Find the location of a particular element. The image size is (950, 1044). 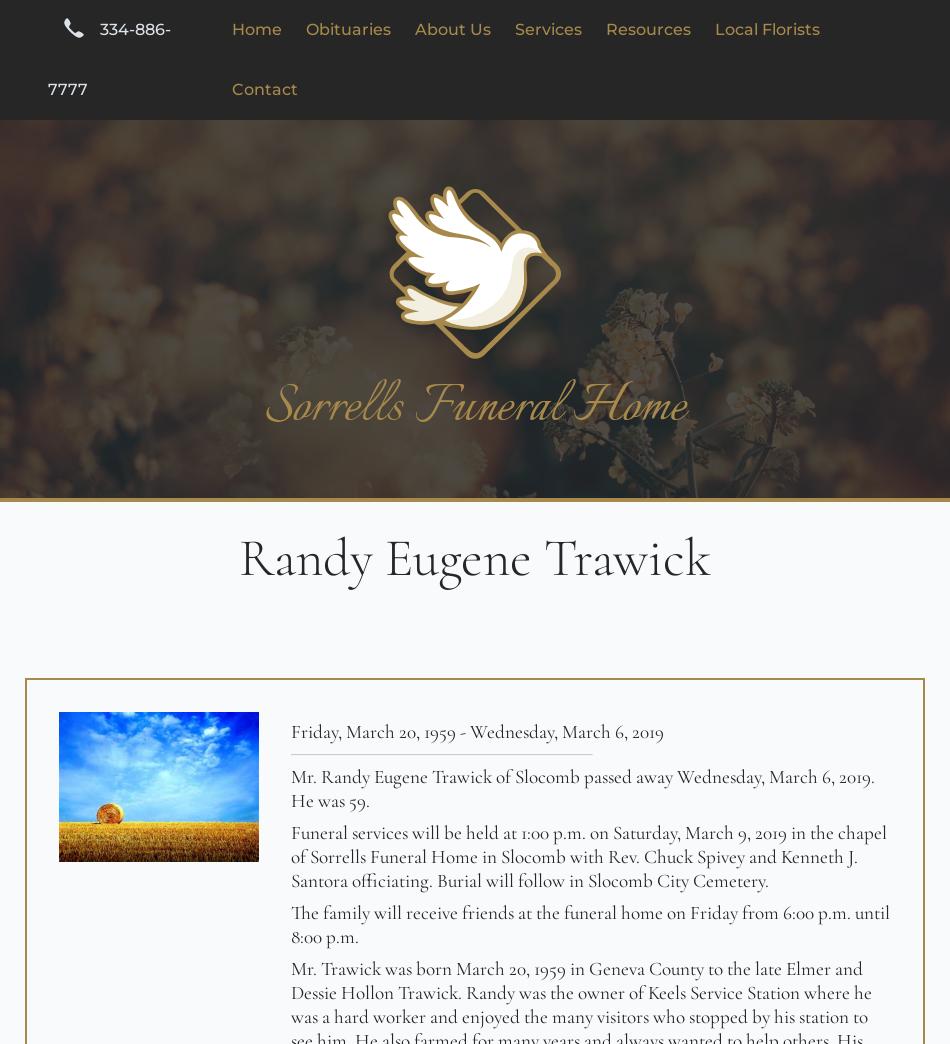

'Services' is located at coordinates (548, 28).